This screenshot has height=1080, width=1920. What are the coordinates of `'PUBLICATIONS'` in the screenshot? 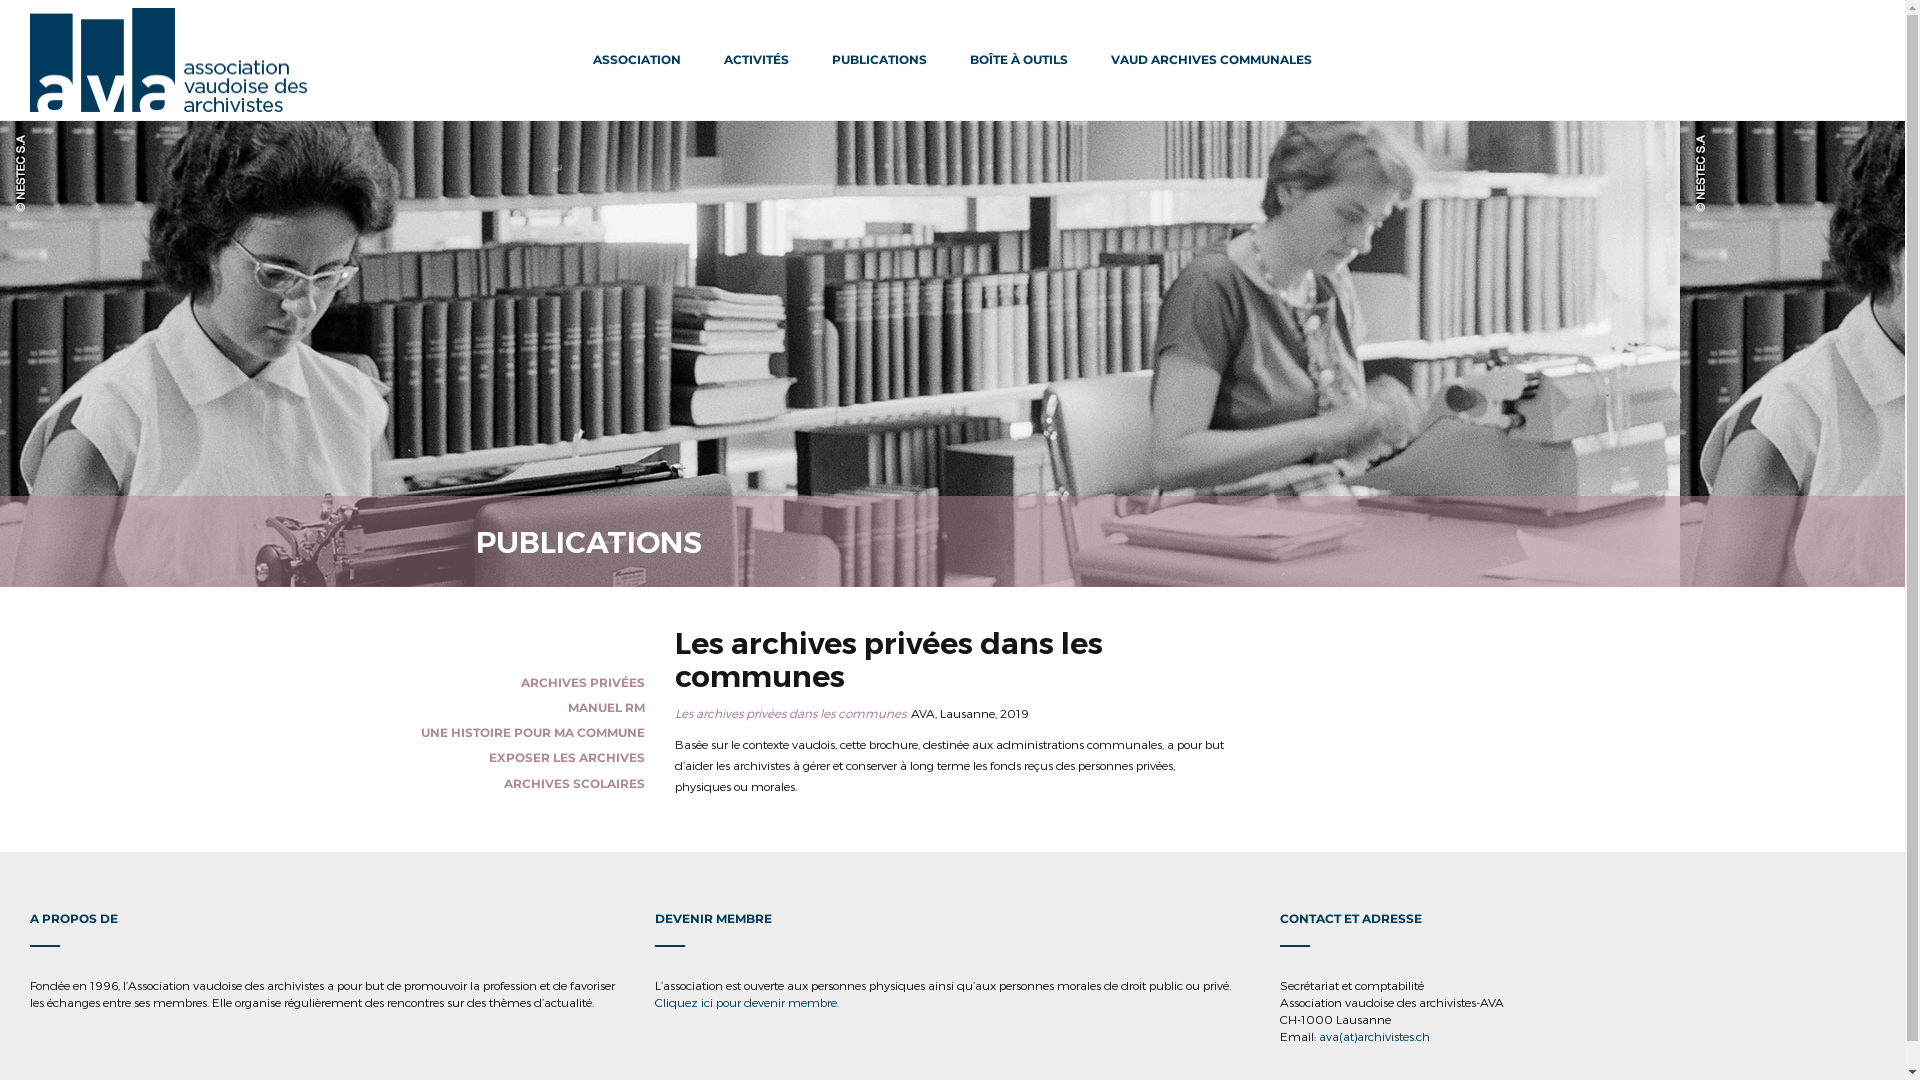 It's located at (879, 59).